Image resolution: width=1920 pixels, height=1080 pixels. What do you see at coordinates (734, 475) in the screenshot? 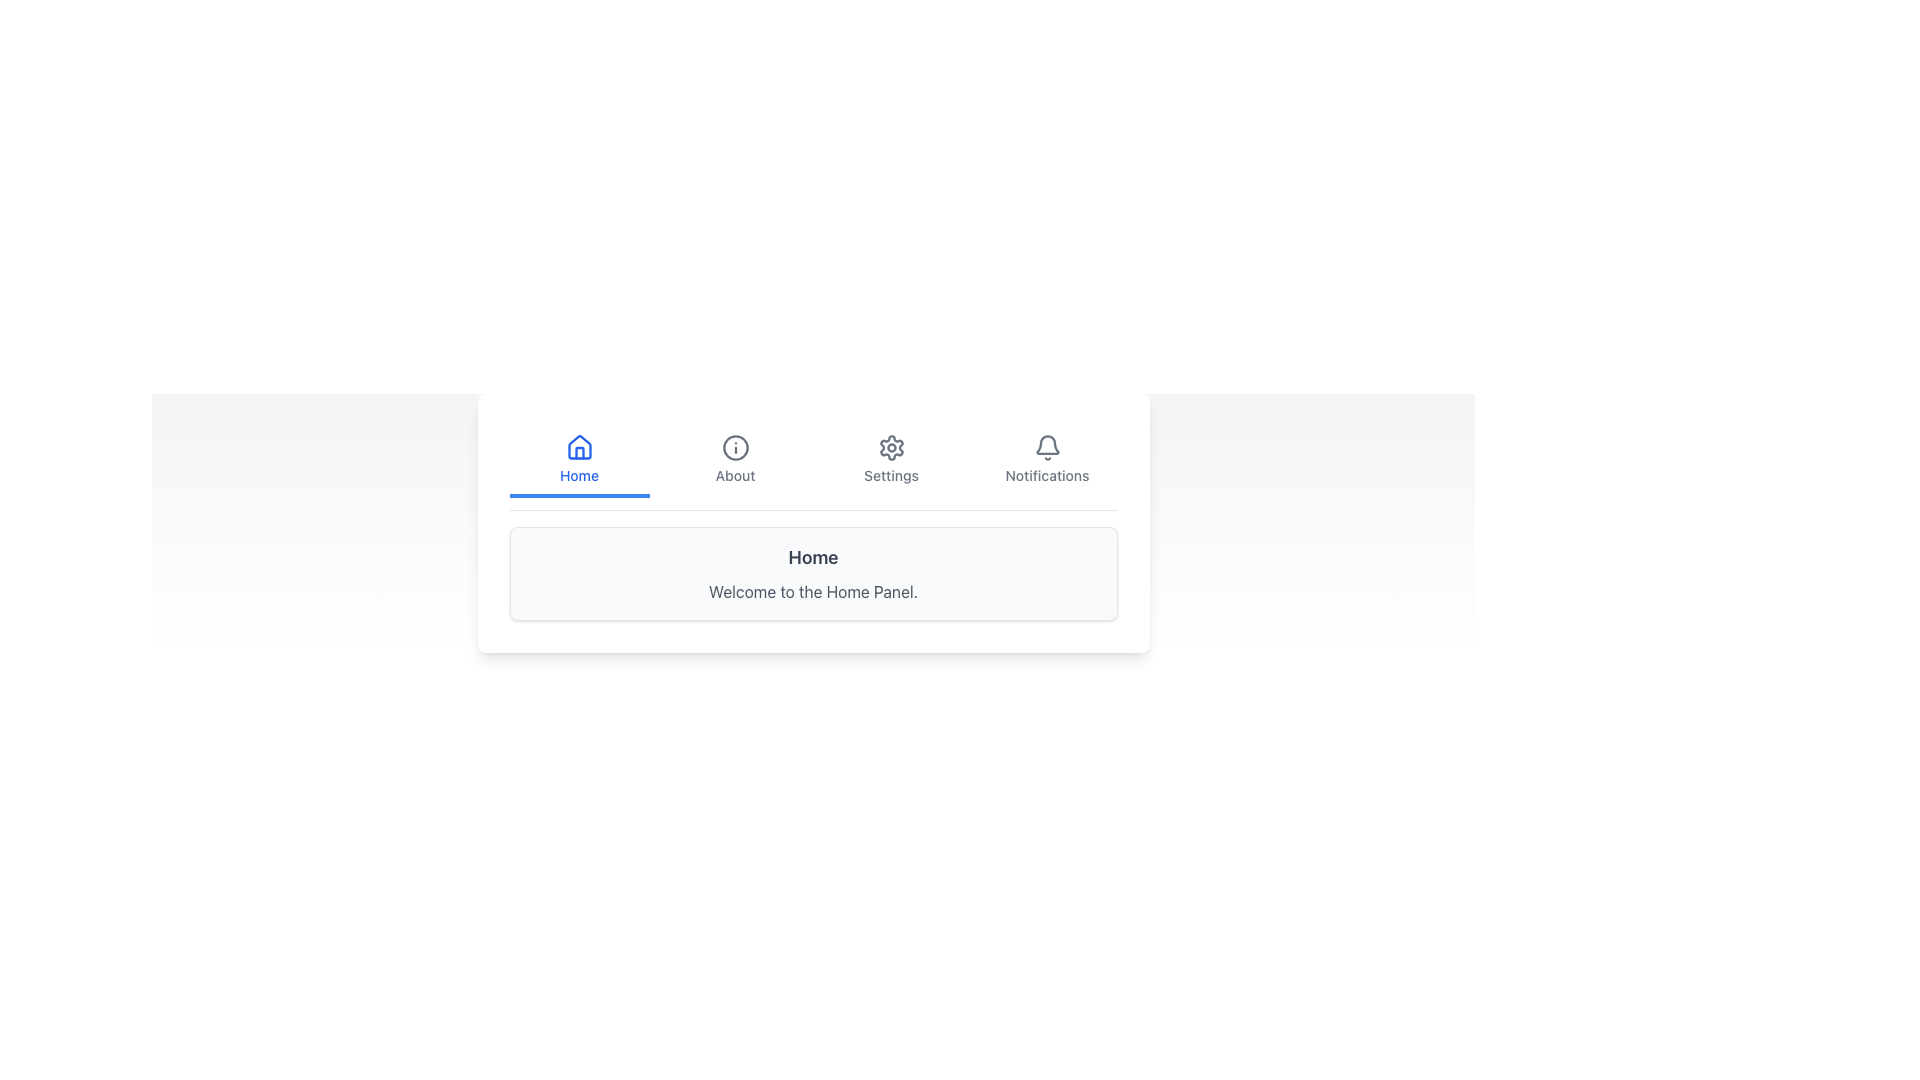
I see `text label displaying 'About' in gray font, positioned below the informational icon in the second section of the layout` at bounding box center [734, 475].